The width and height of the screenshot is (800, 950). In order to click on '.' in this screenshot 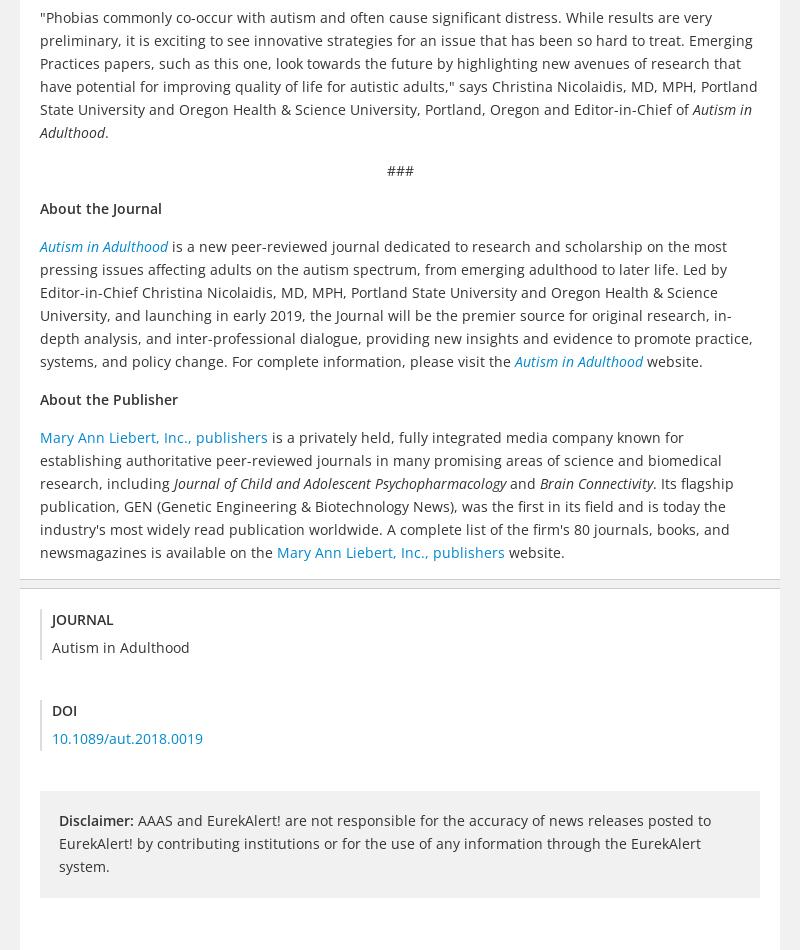, I will do `click(104, 131)`.